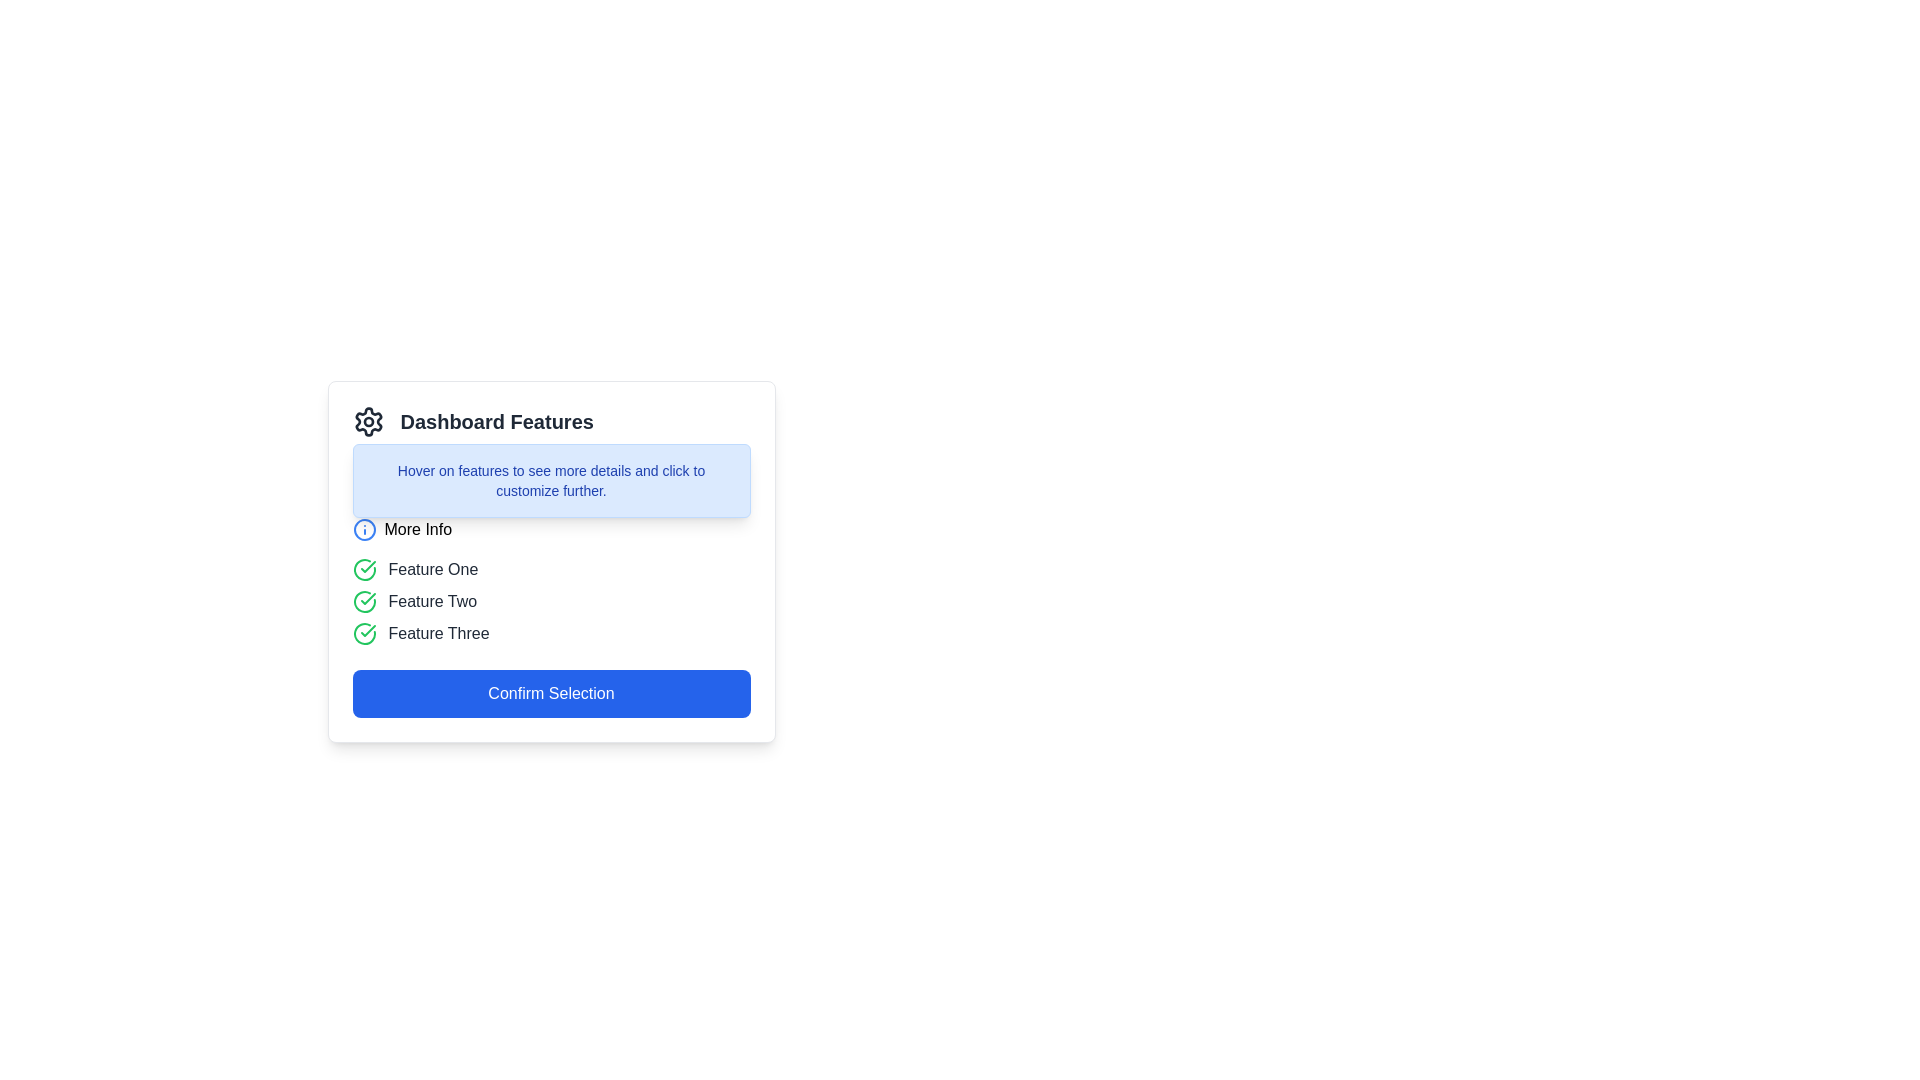  Describe the element at coordinates (401, 528) in the screenshot. I see `the clickable text and icon combination located in the top region of the card` at that location.